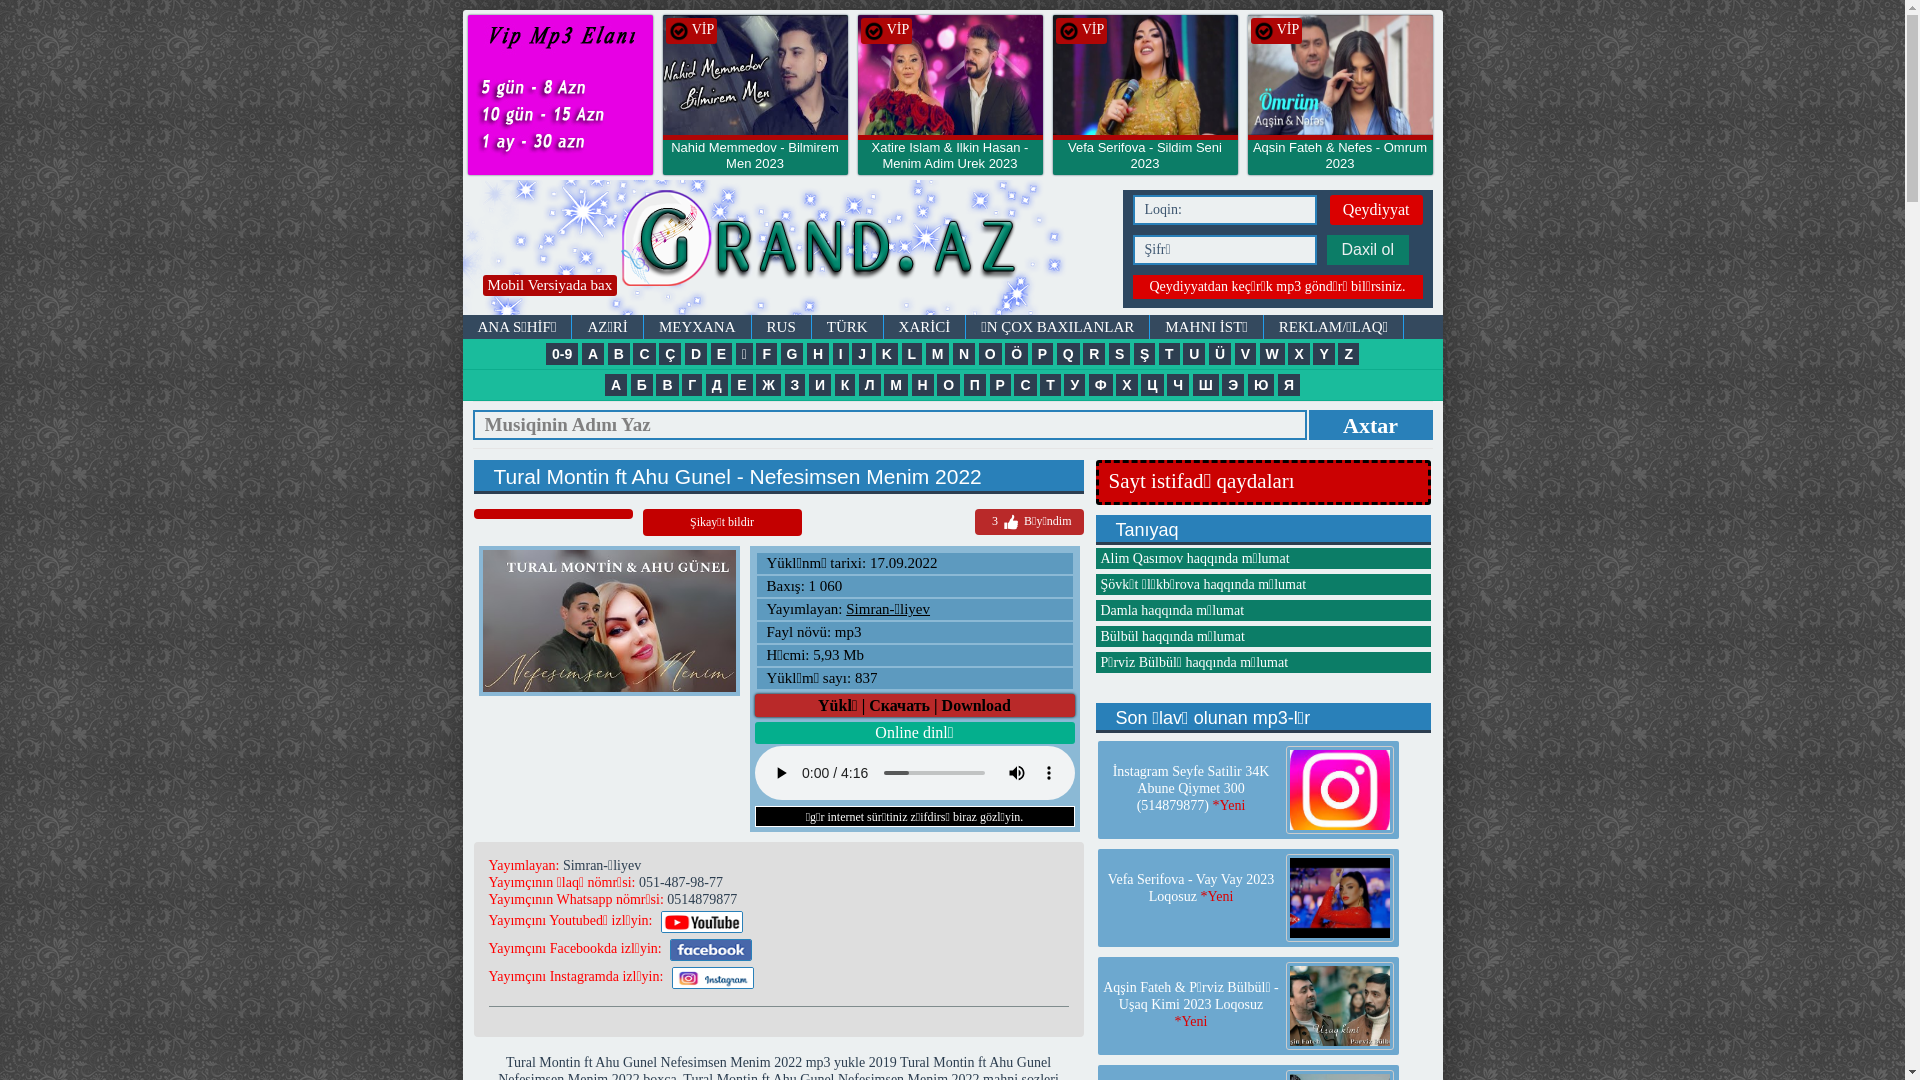 This screenshot has height=1080, width=1920. What do you see at coordinates (925, 353) in the screenshot?
I see `'M'` at bounding box center [925, 353].